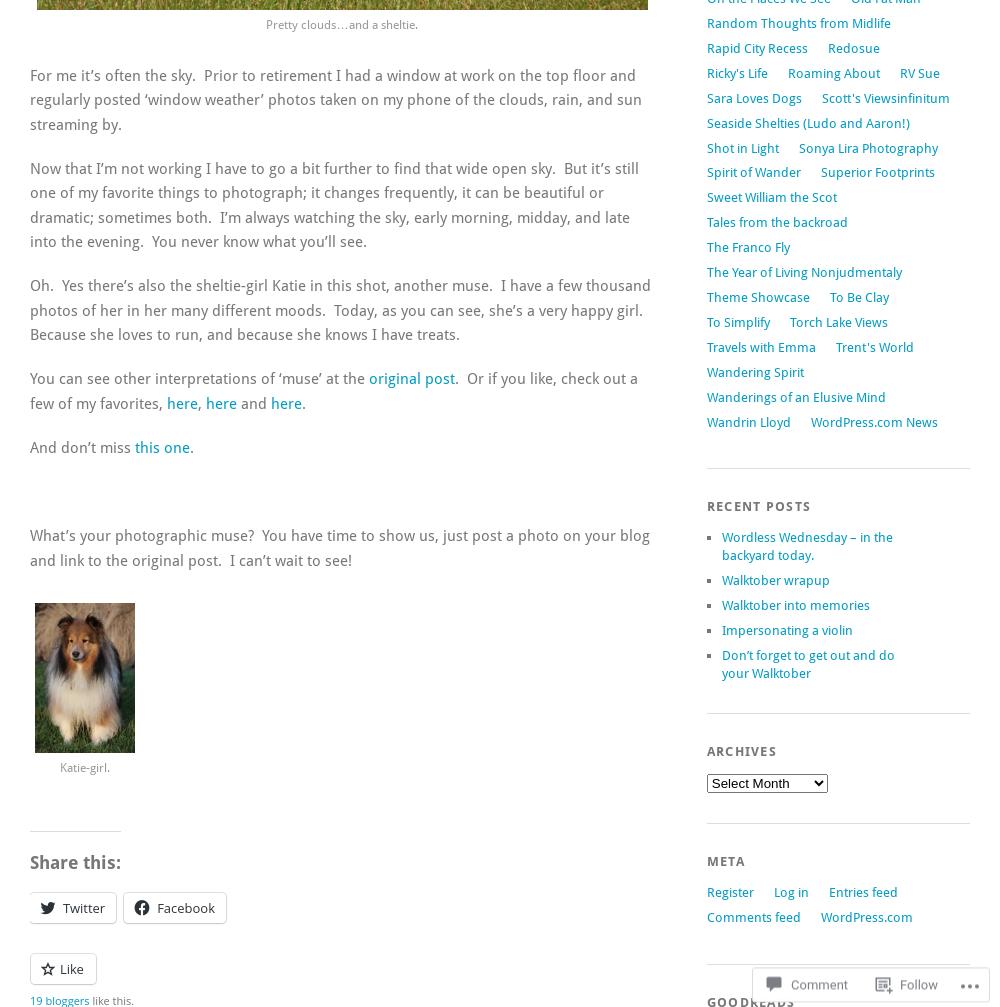  Describe the element at coordinates (724, 859) in the screenshot. I see `'Meta'` at that location.